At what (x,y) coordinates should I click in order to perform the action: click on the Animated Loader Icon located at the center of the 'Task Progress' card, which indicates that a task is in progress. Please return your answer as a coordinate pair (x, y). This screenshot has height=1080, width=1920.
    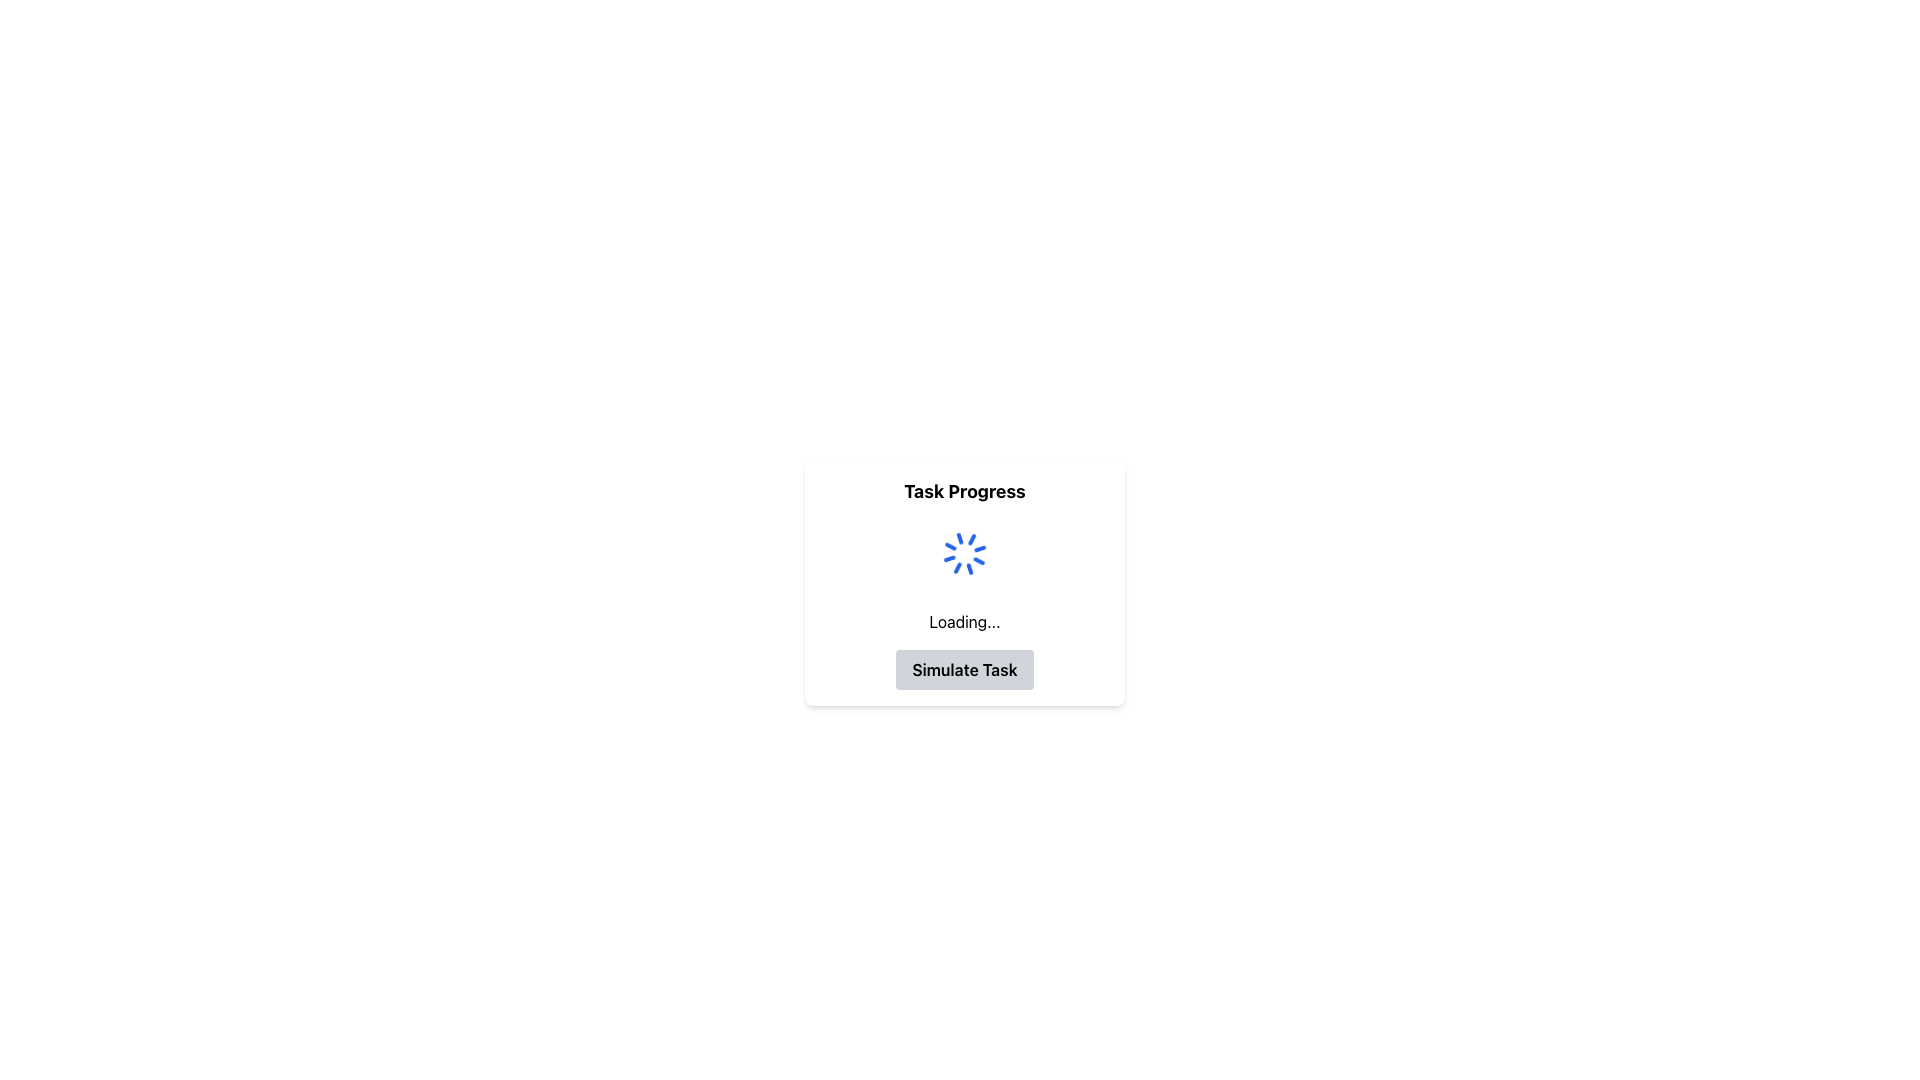
    Looking at the image, I should click on (964, 554).